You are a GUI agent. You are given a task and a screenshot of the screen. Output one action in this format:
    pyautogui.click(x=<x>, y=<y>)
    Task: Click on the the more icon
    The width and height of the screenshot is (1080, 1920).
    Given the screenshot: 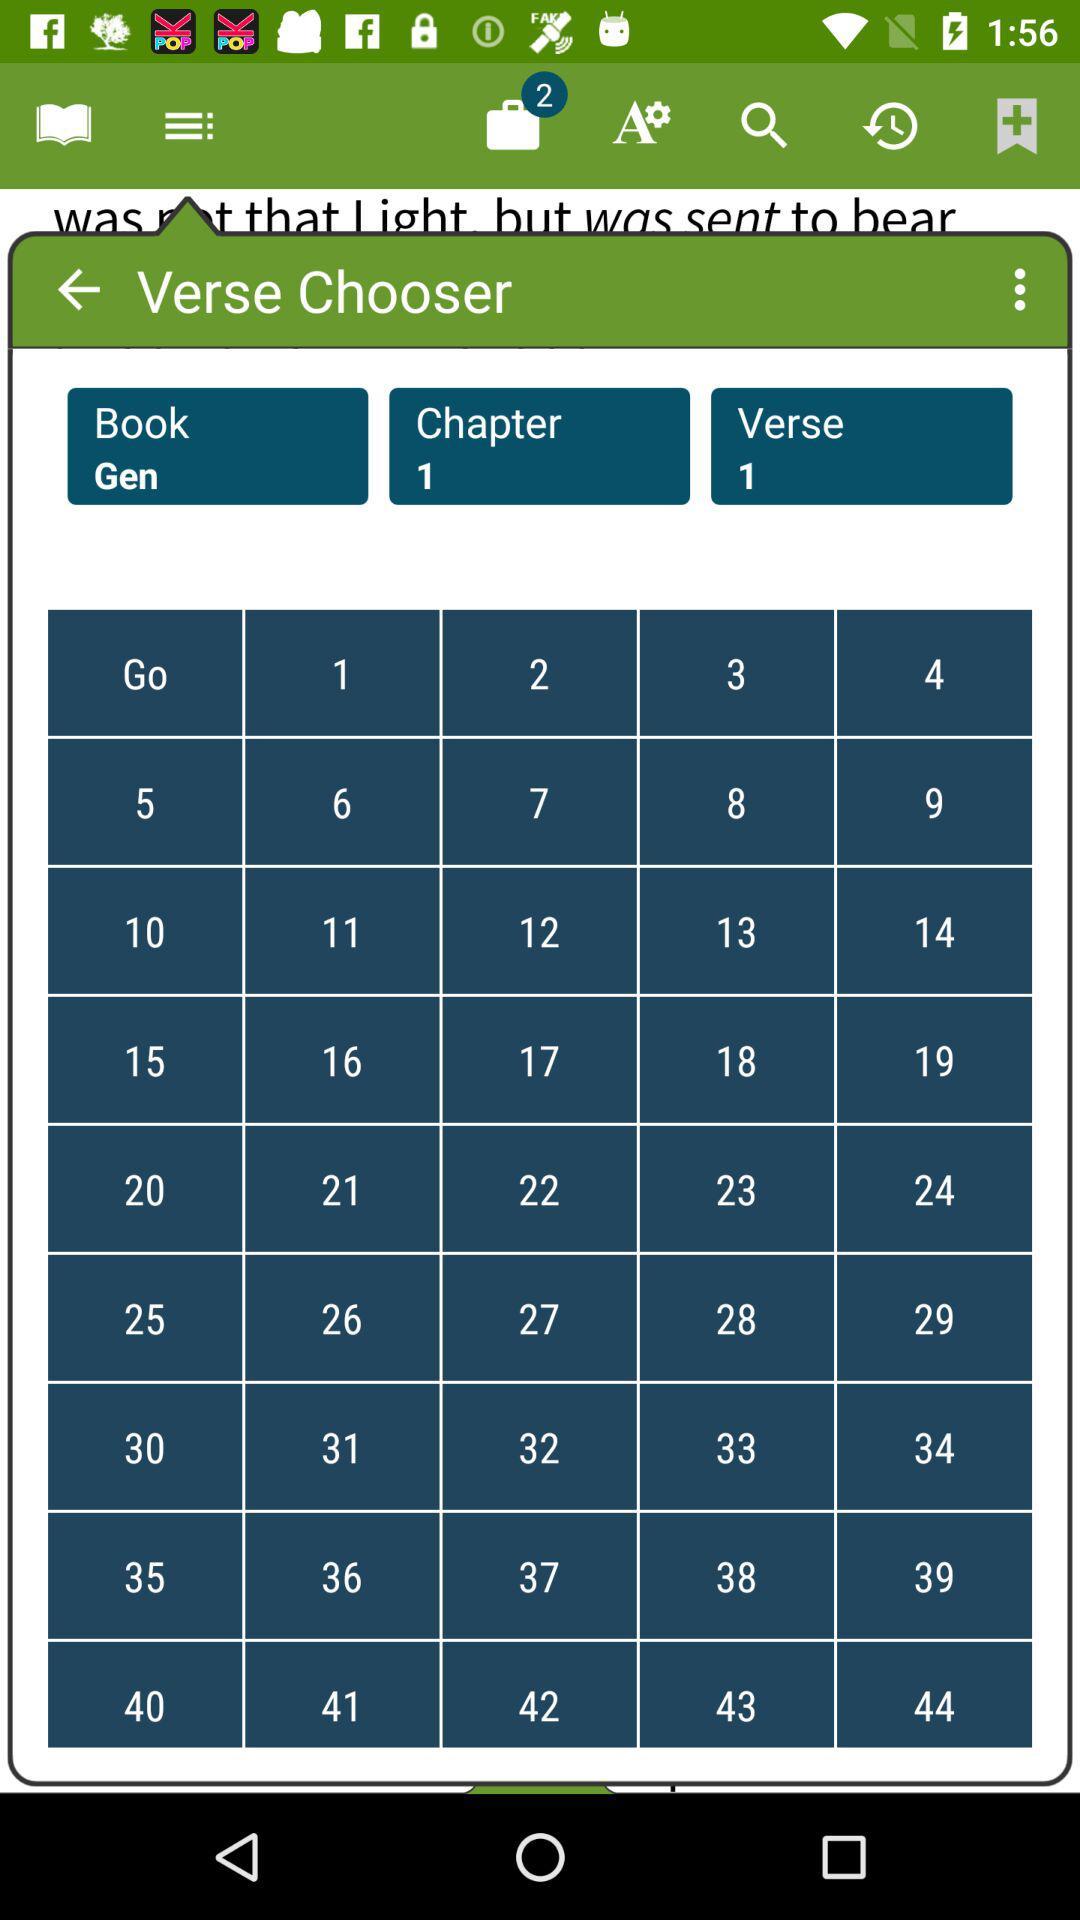 What is the action you would take?
    pyautogui.click(x=1019, y=288)
    